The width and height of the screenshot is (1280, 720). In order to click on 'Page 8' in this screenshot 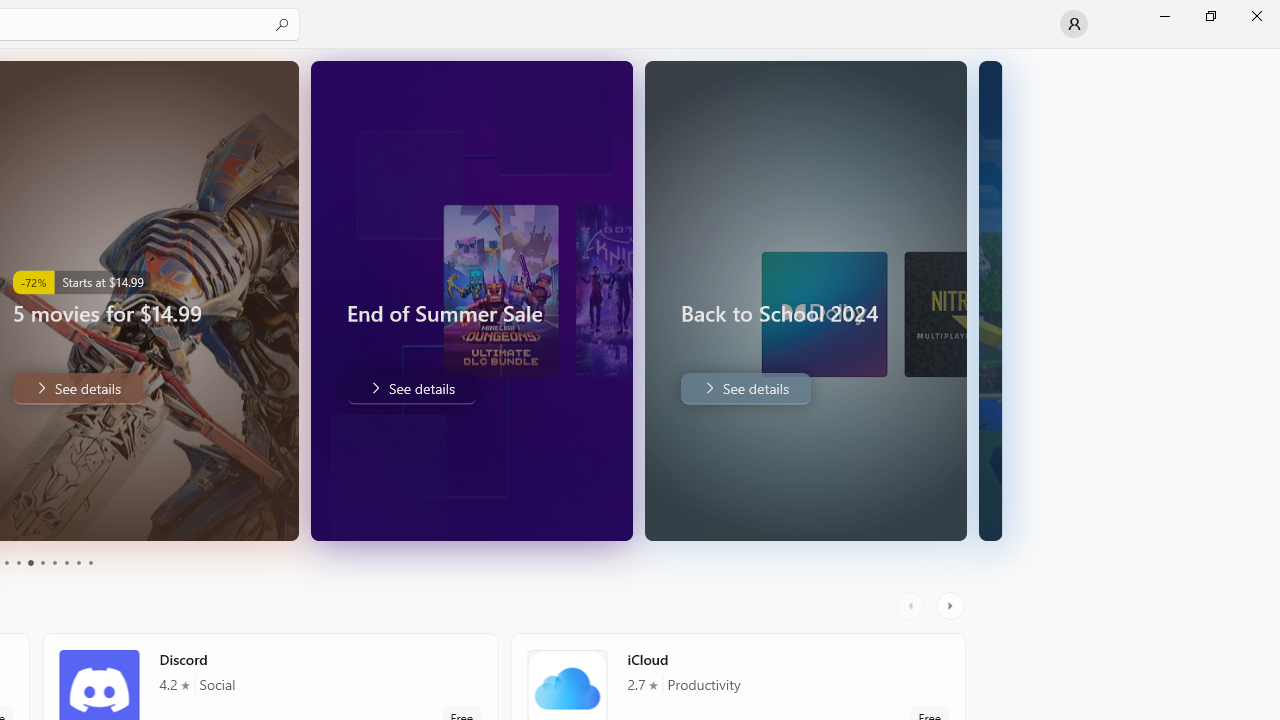, I will do `click(65, 563)`.